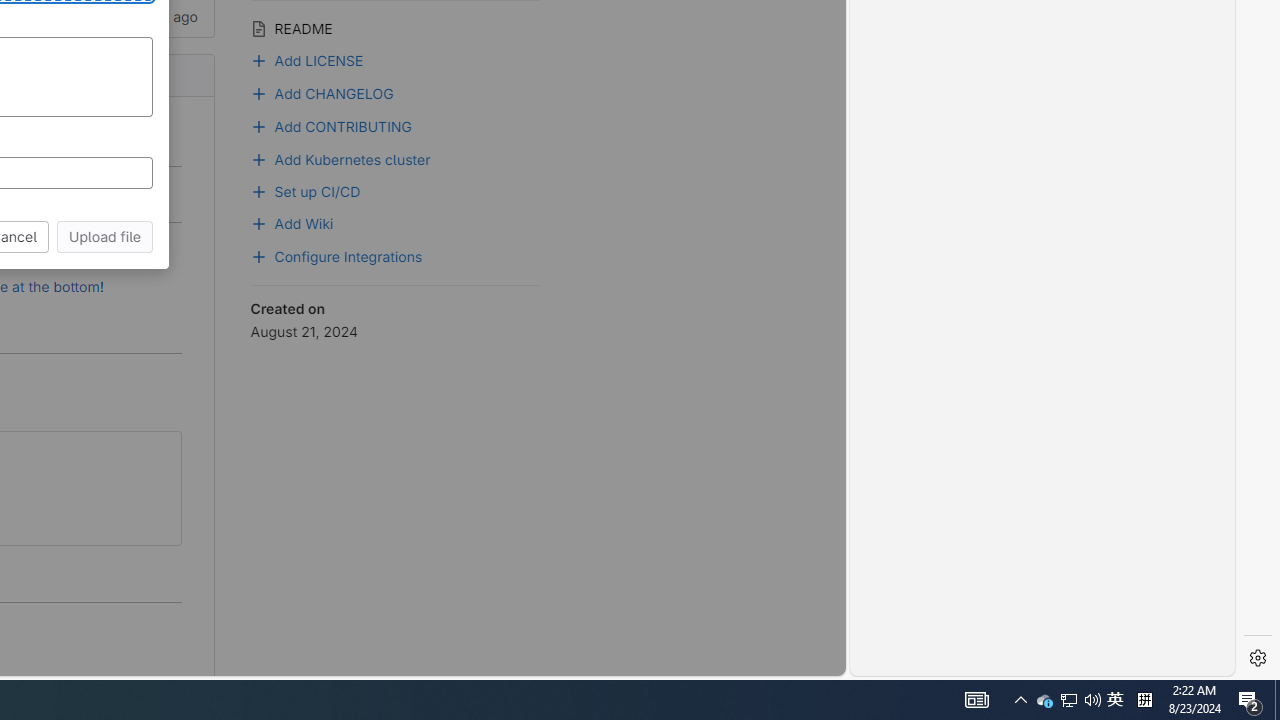 The width and height of the screenshot is (1280, 720). Describe the element at coordinates (104, 235) in the screenshot. I see `'Upload file'` at that location.